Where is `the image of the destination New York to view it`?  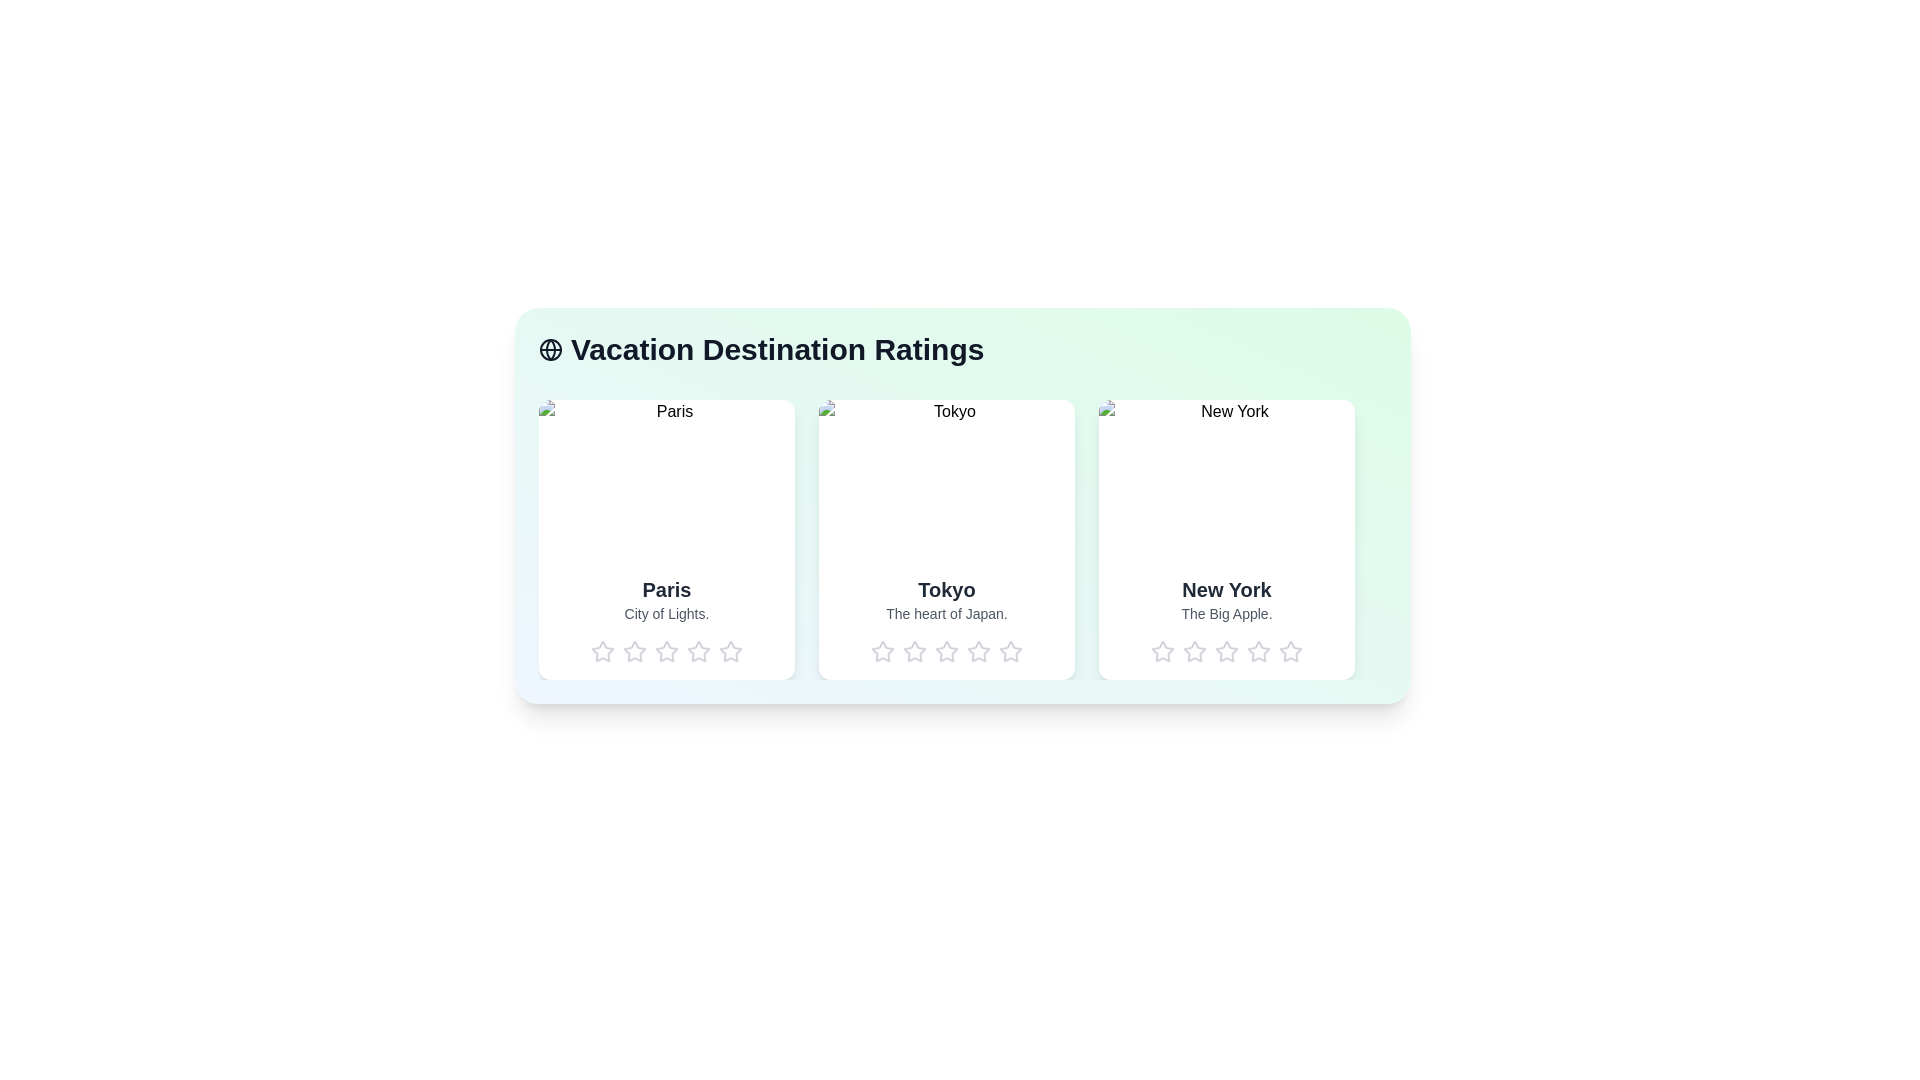 the image of the destination New York to view it is located at coordinates (1226, 479).